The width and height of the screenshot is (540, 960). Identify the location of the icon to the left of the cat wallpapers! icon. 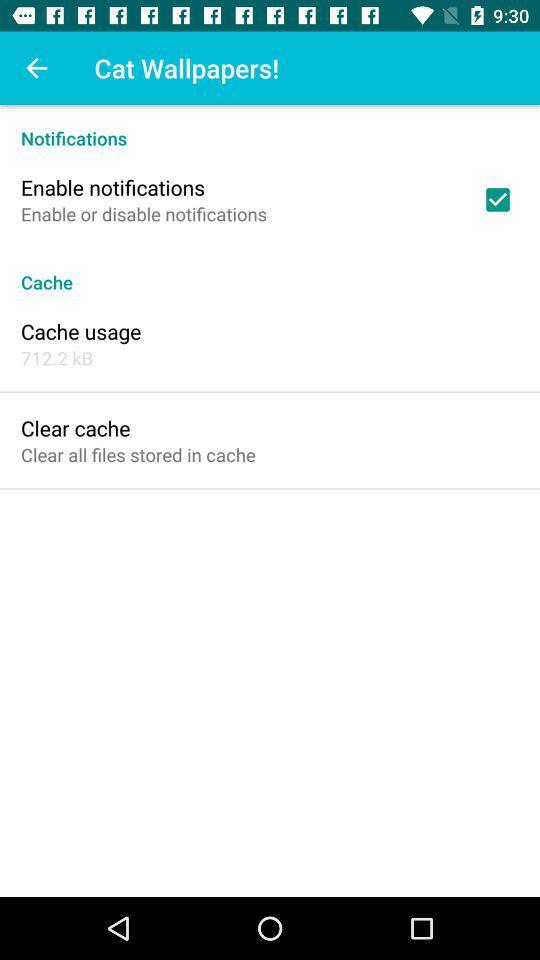
(36, 68).